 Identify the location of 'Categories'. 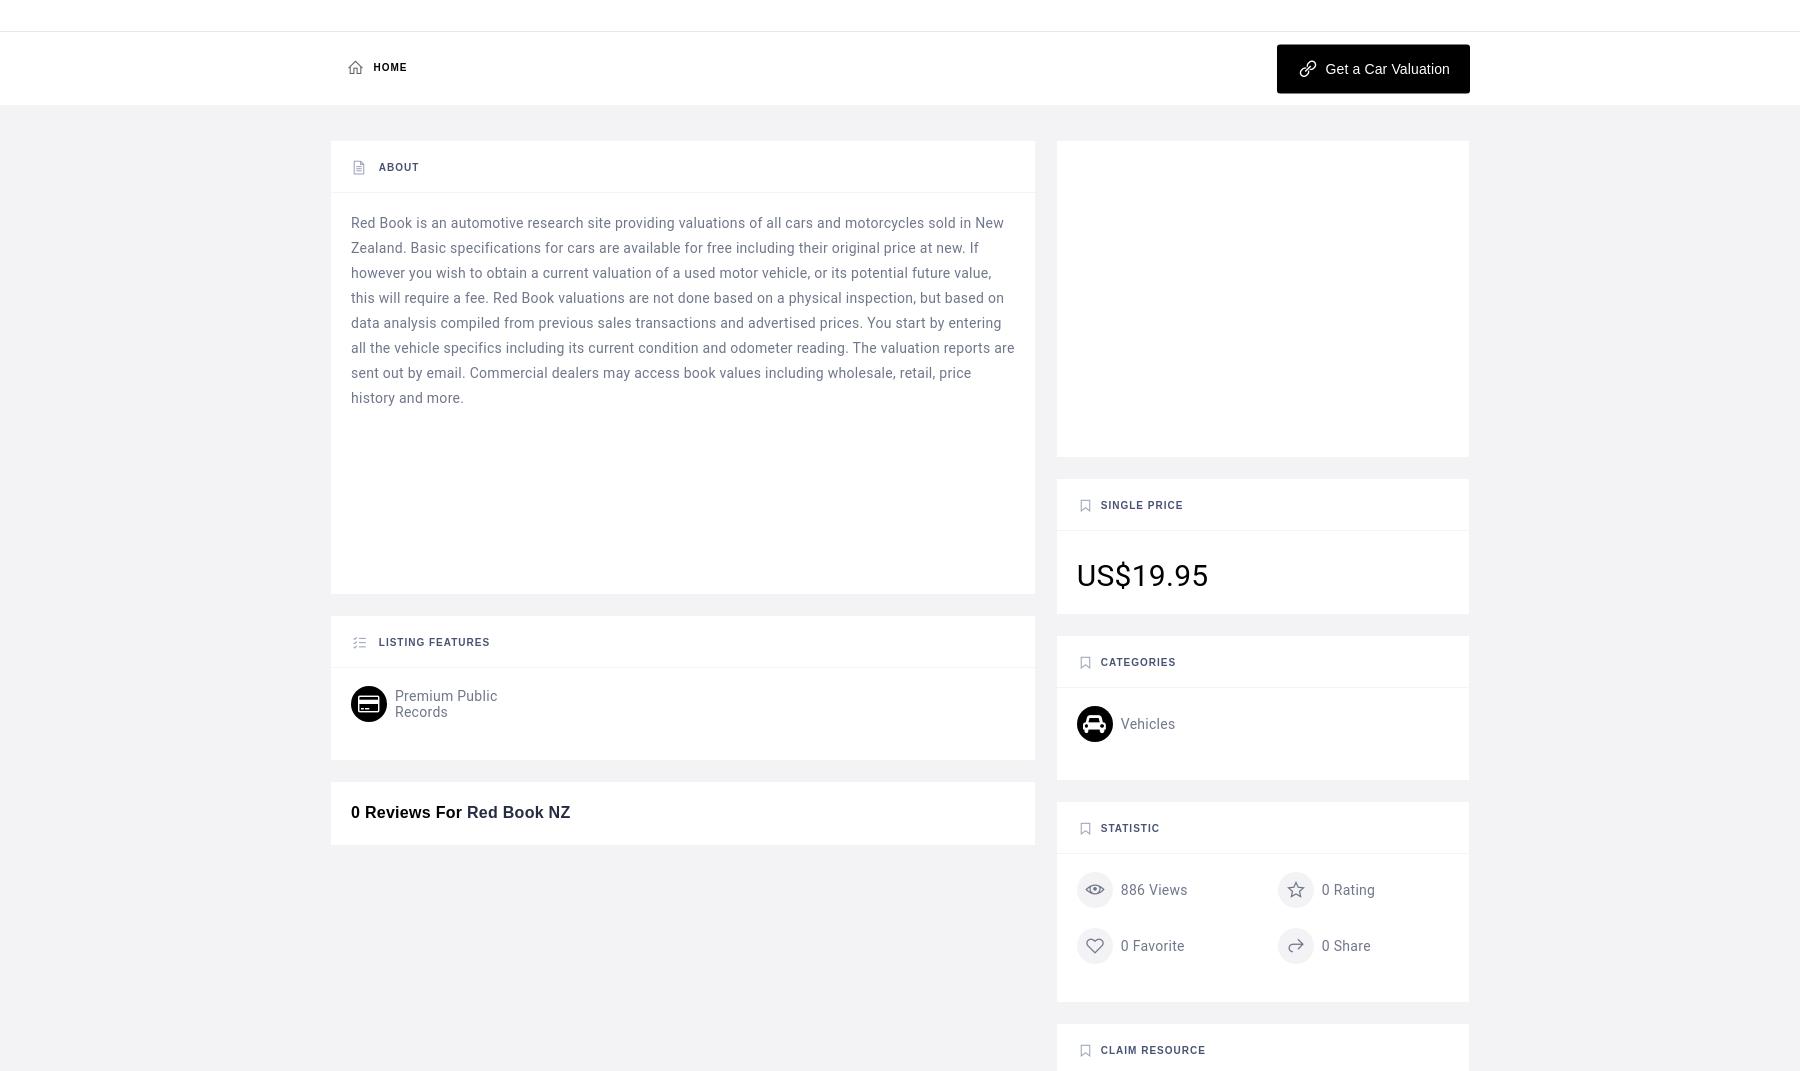
(1136, 661).